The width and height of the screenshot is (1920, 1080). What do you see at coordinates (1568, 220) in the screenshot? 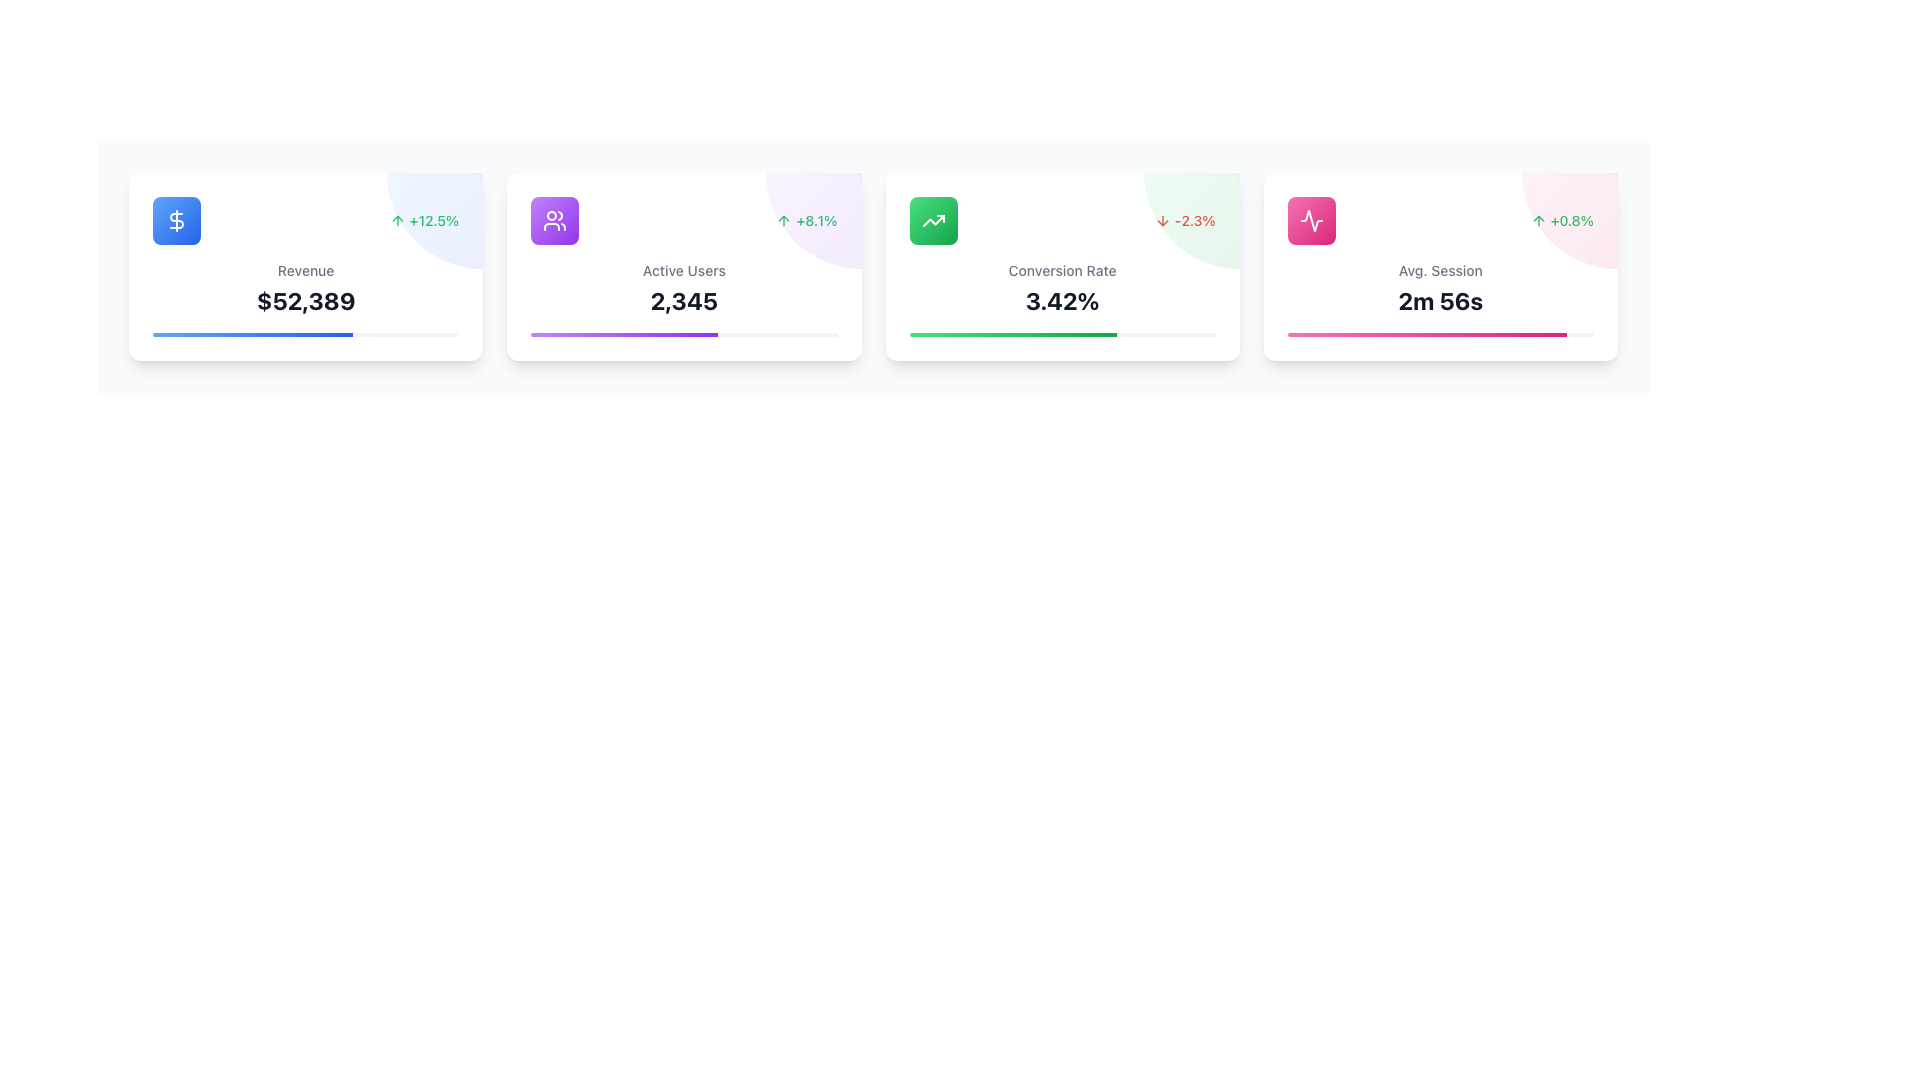
I see `the decorative background element with a faint pink gradient located in the upper right corner of the 'Avg. Session' card` at bounding box center [1568, 220].